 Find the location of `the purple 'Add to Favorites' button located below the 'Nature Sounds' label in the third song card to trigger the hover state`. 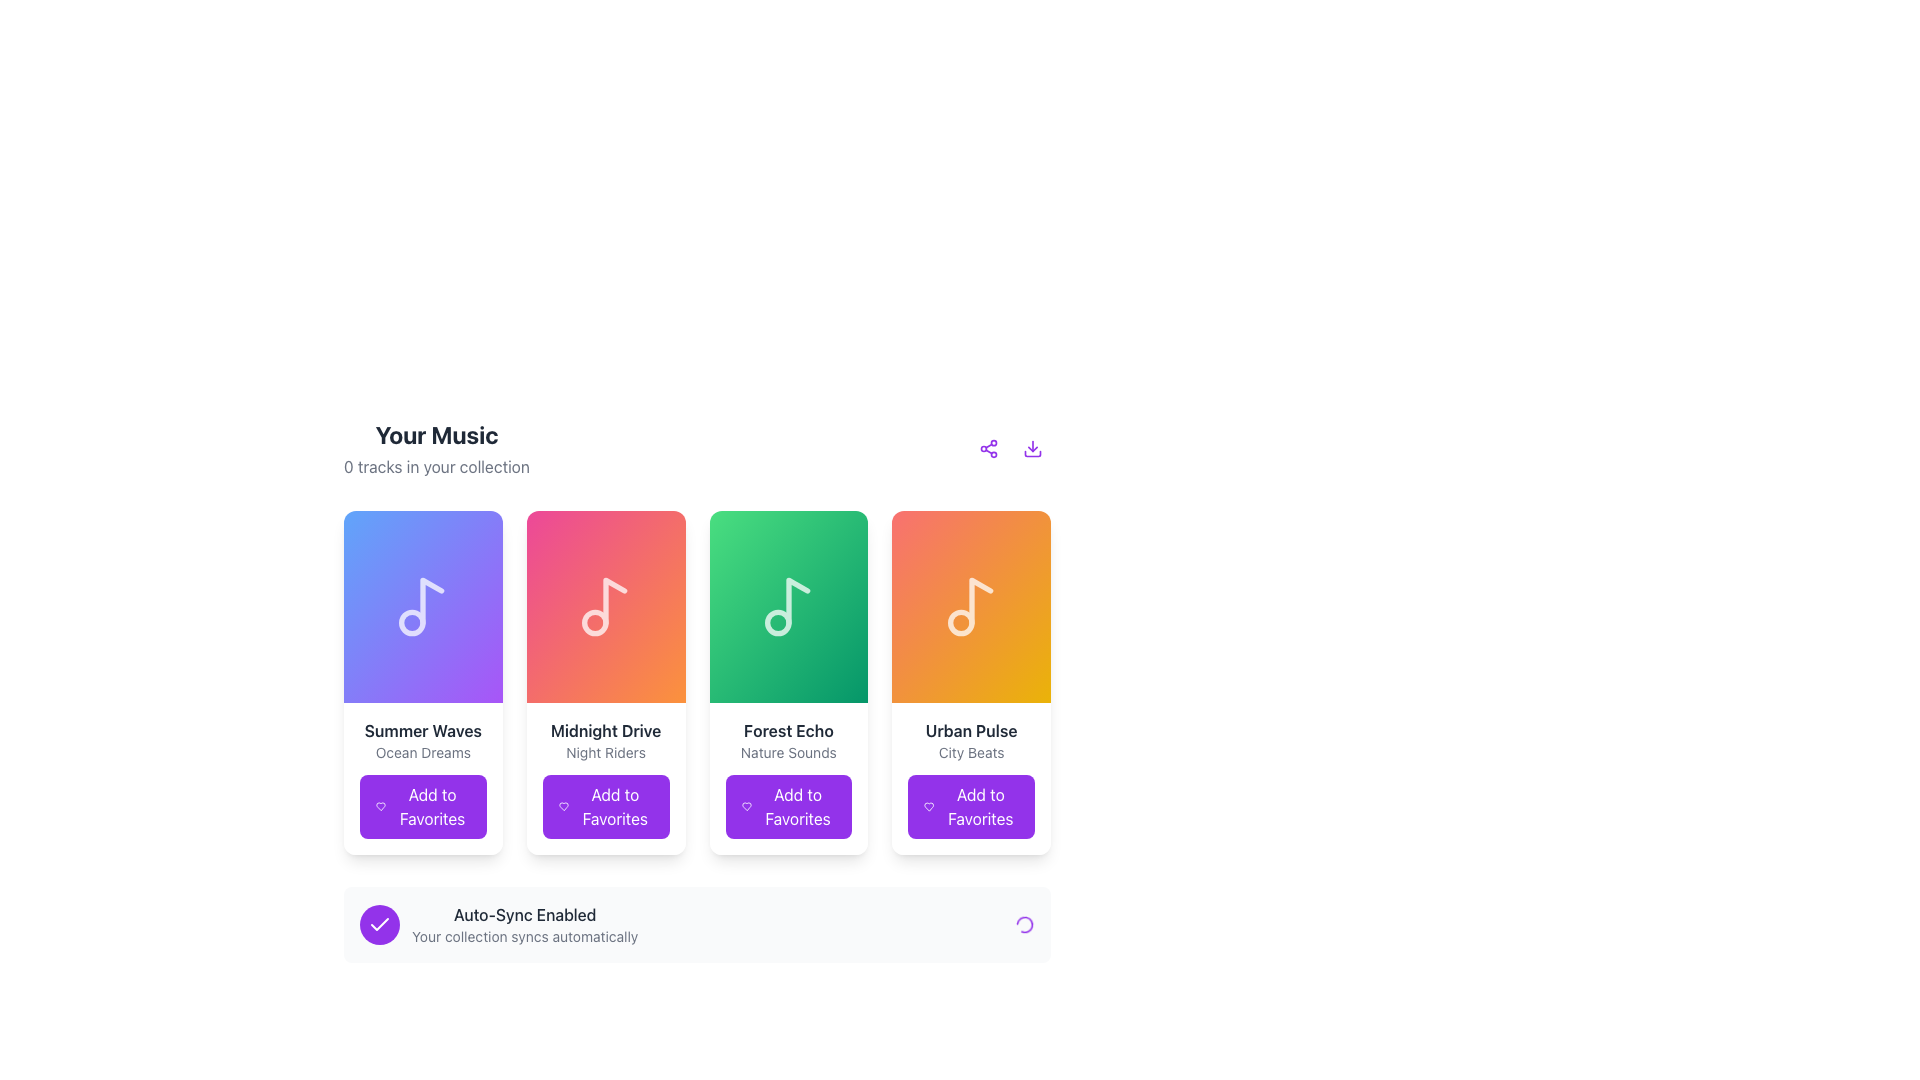

the purple 'Add to Favorites' button located below the 'Nature Sounds' label in the third song card to trigger the hover state is located at coordinates (787, 778).